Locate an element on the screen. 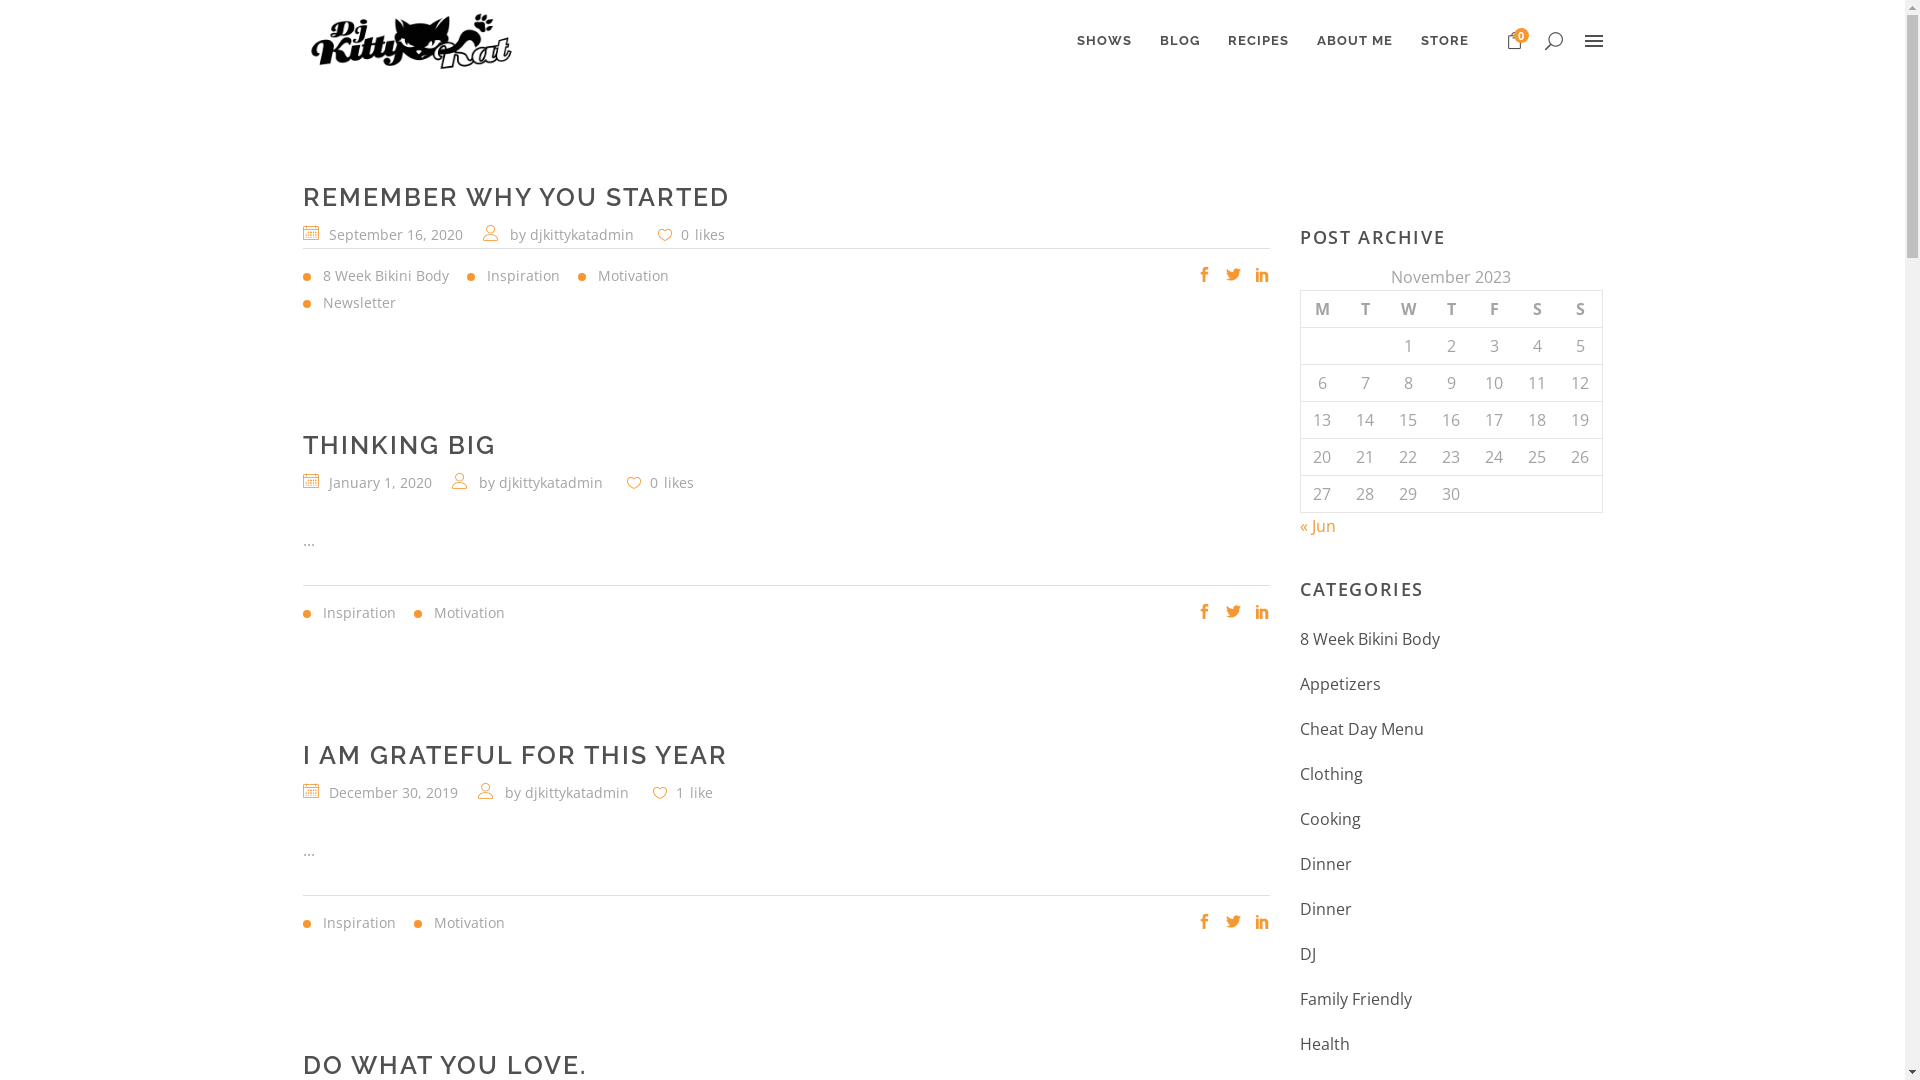  'Dinner' is located at coordinates (1325, 909).